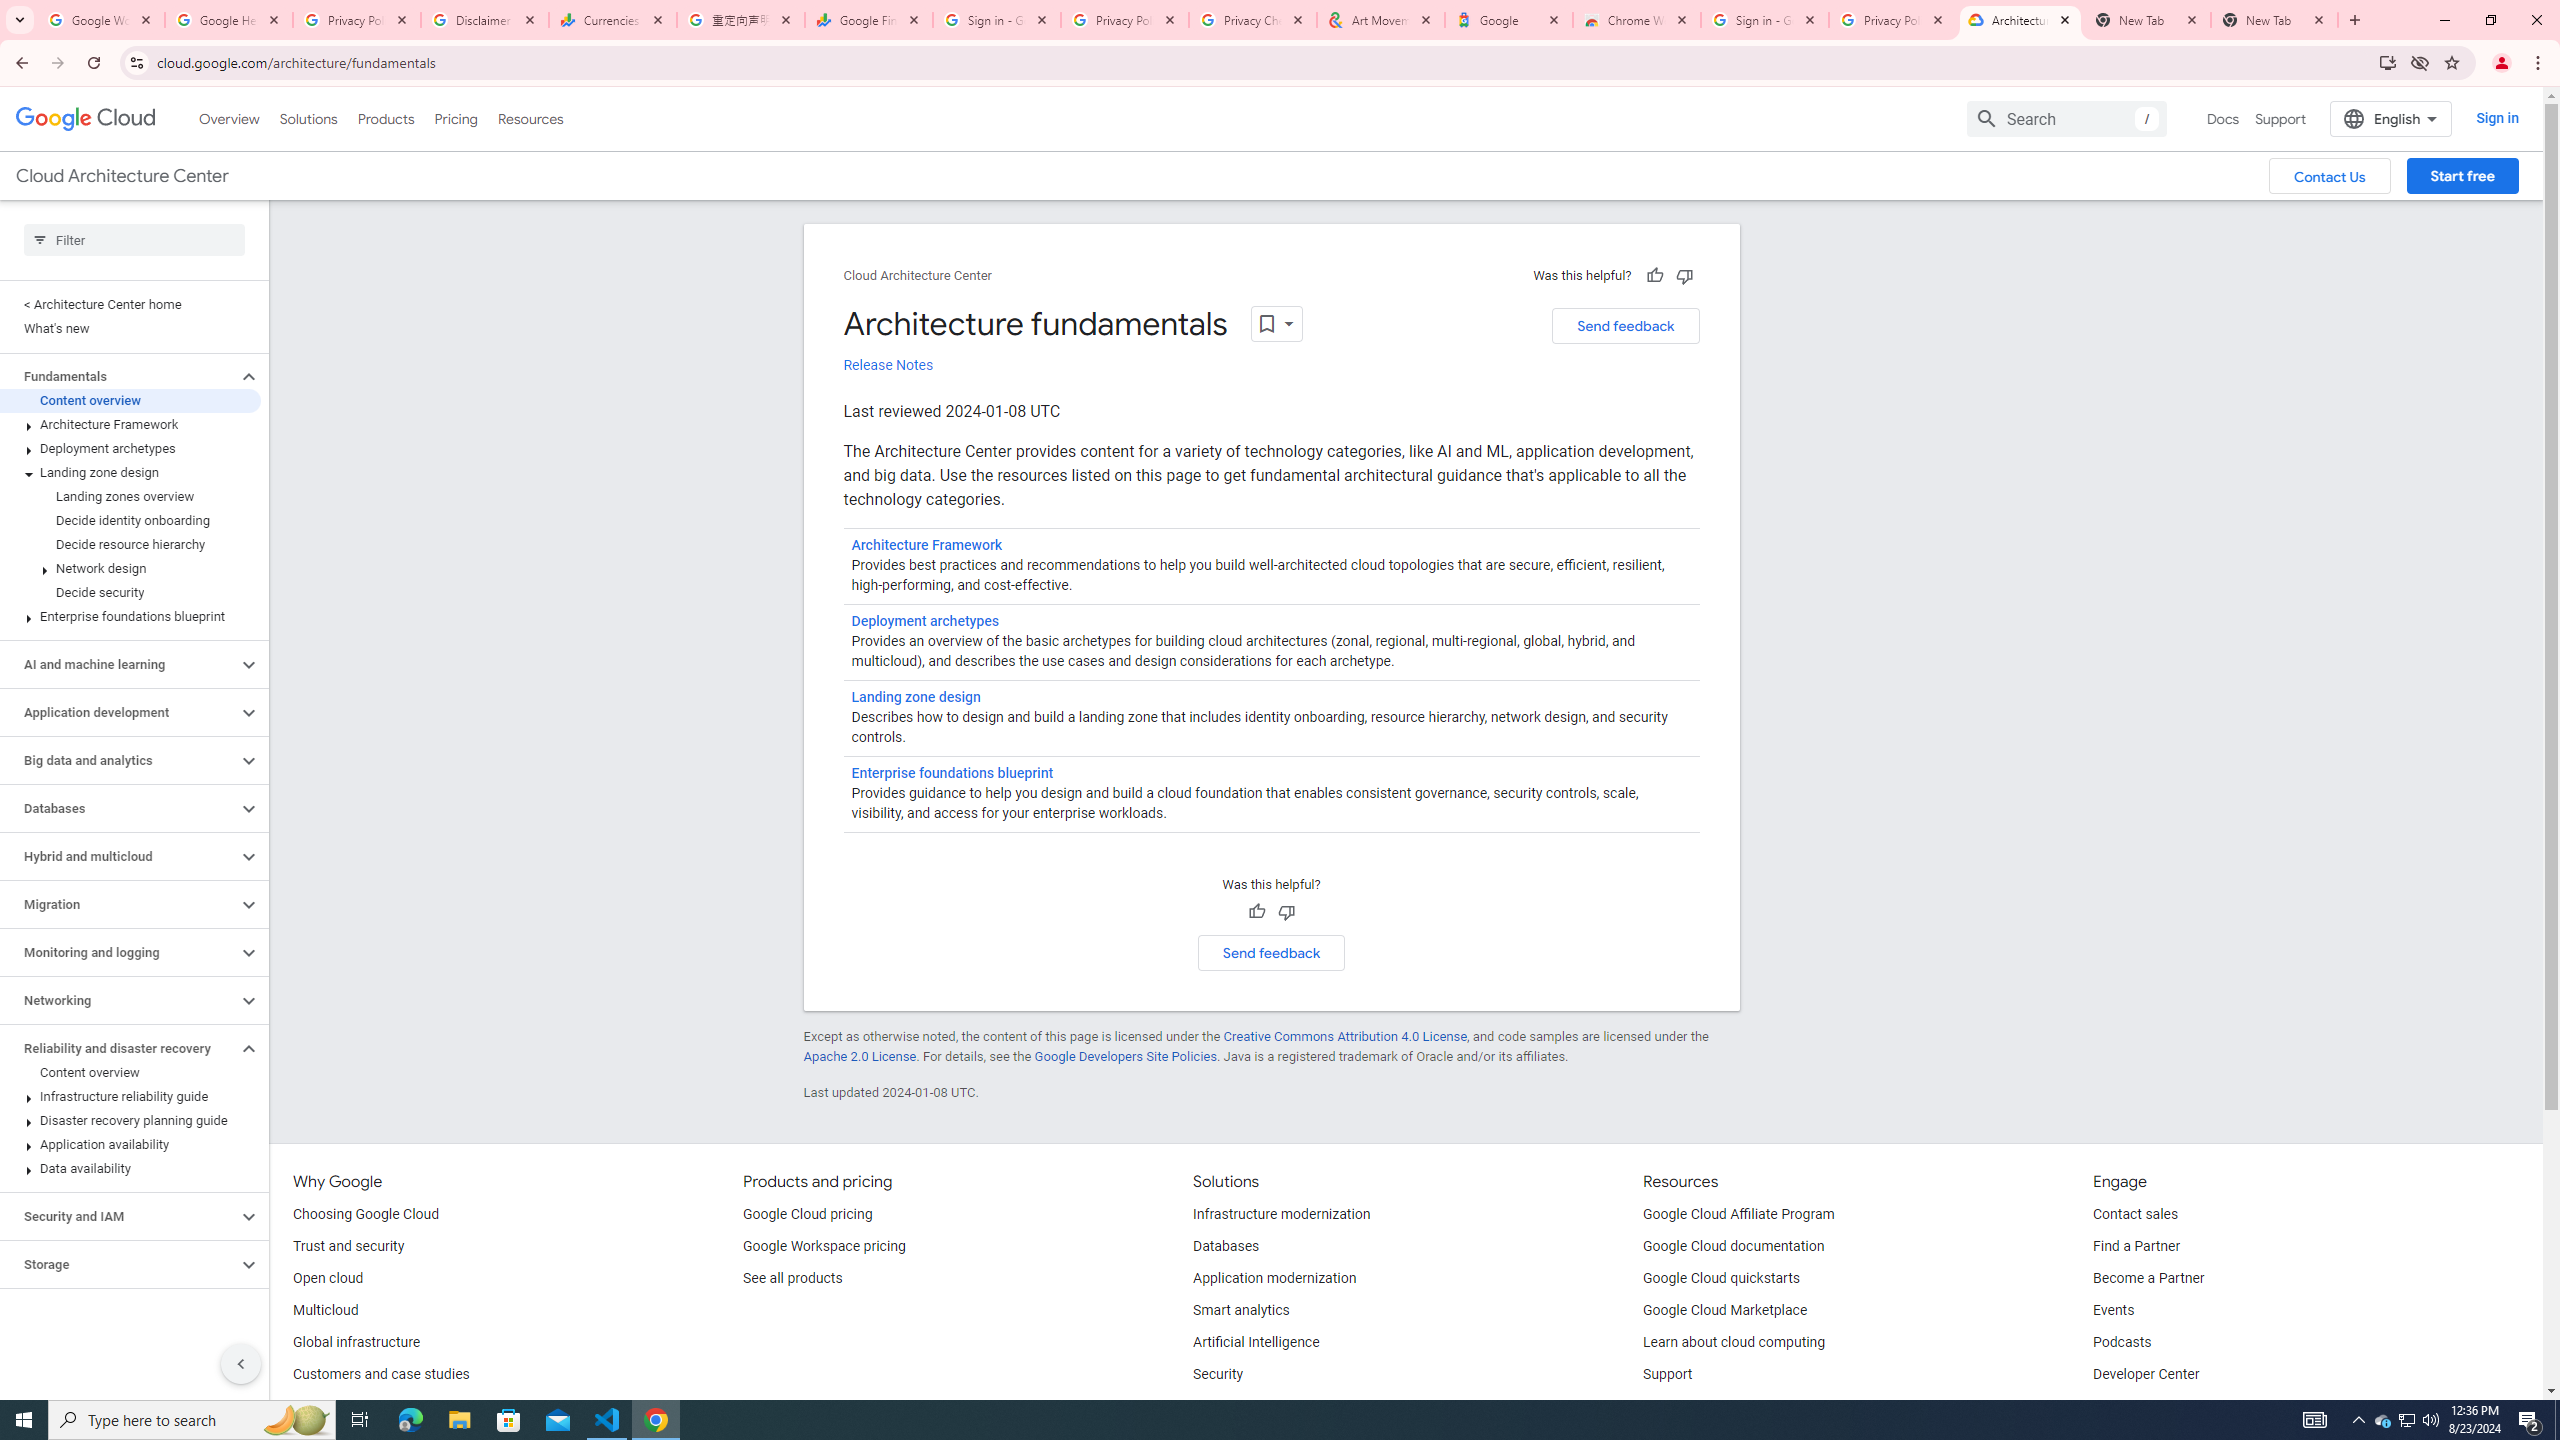 The width and height of the screenshot is (2560, 1440). What do you see at coordinates (1724, 1310) in the screenshot?
I see `'Google Cloud Marketplace'` at bounding box center [1724, 1310].